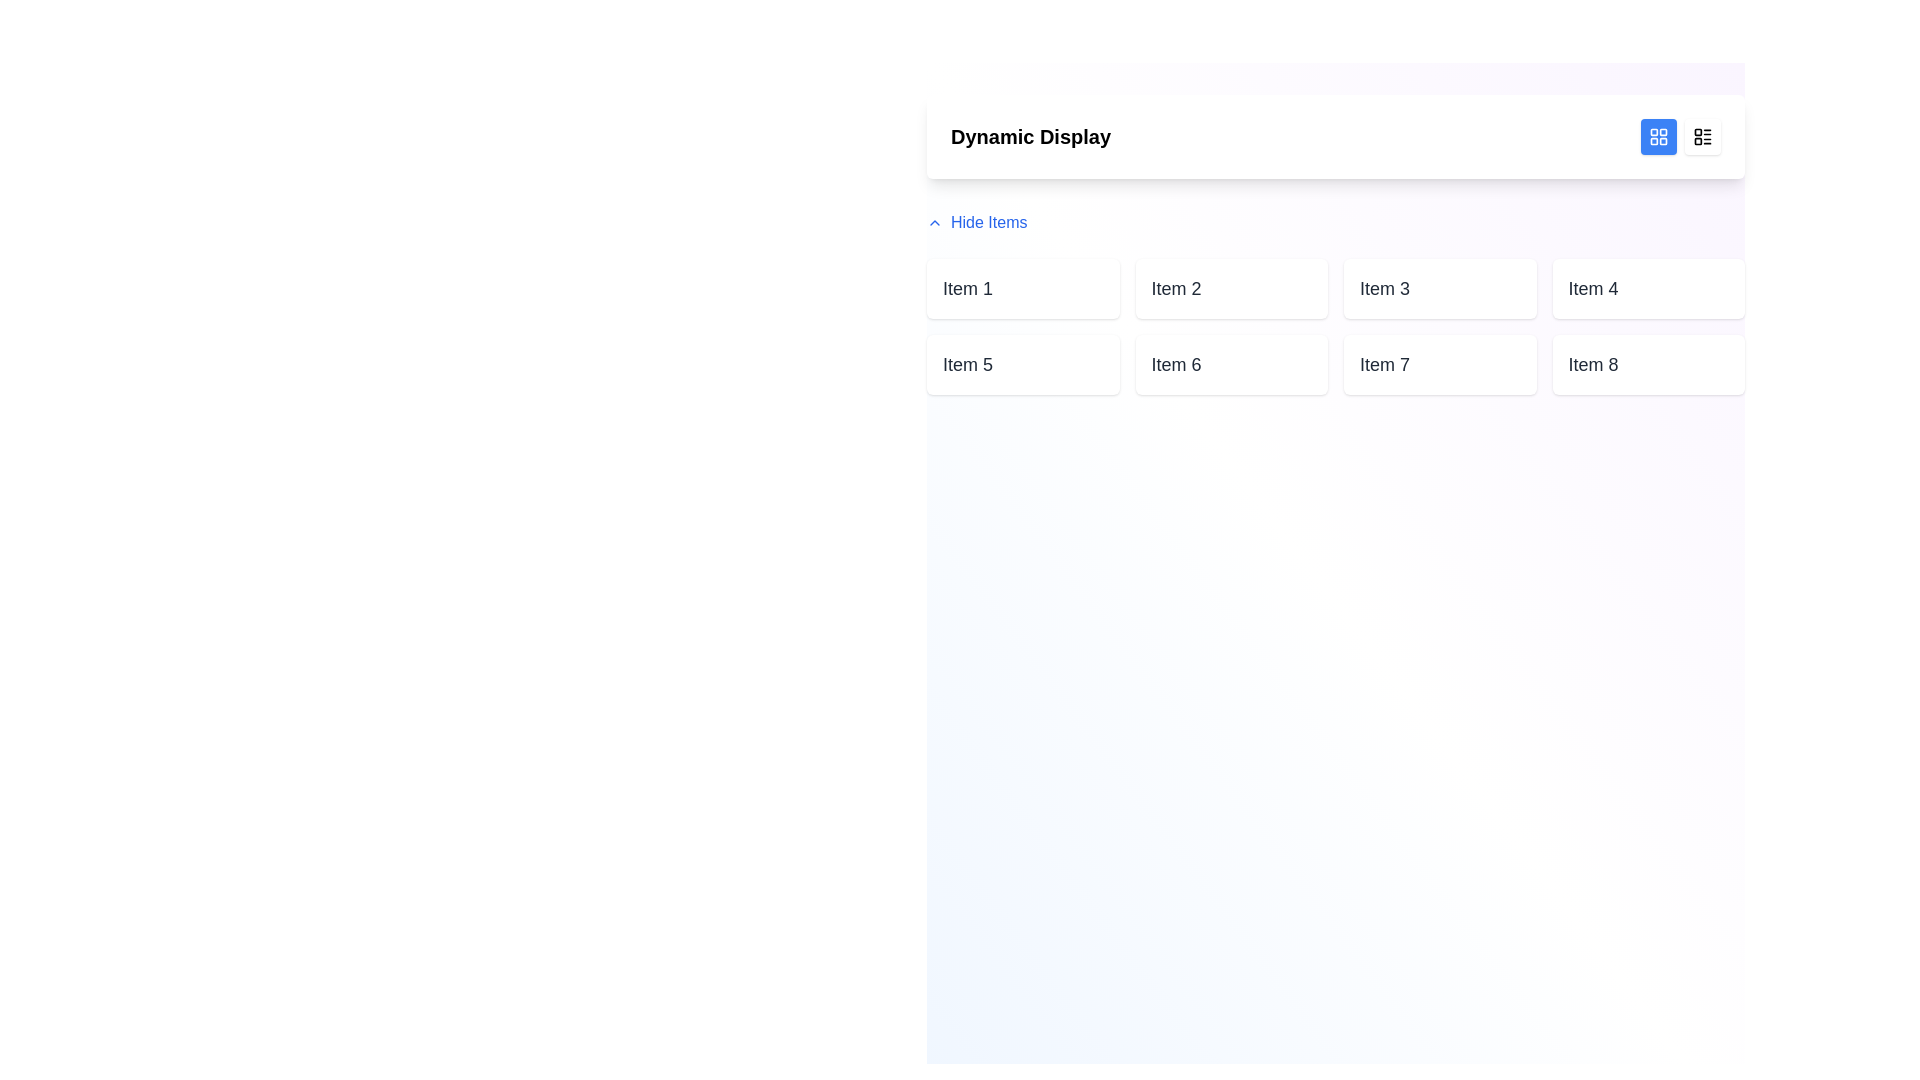 This screenshot has width=1920, height=1080. What do you see at coordinates (1384, 289) in the screenshot?
I see `text label 'Item 3' displayed in the grid menu, which is the third item from the left in the top row, aligned with 'Item 1', 'Item 2', and 'Item 4'` at bounding box center [1384, 289].